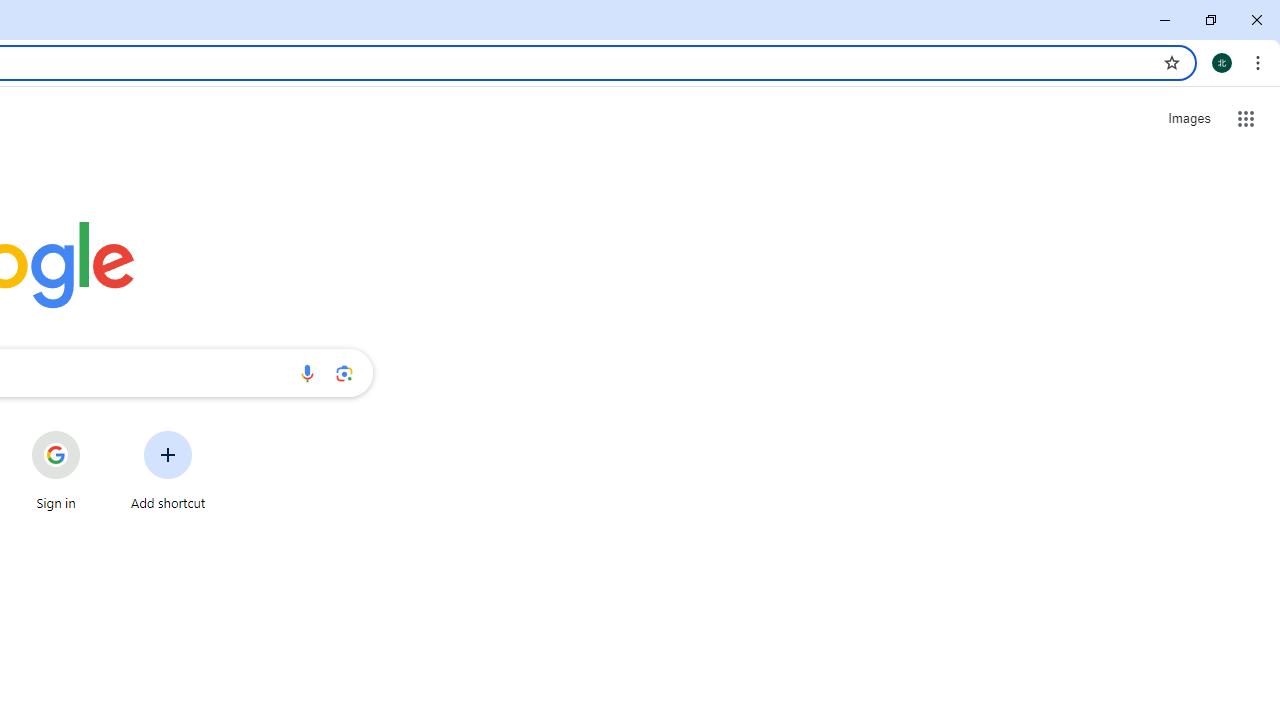 The height and width of the screenshot is (720, 1280). Describe the element at coordinates (1189, 119) in the screenshot. I see `'Search for Images '` at that location.